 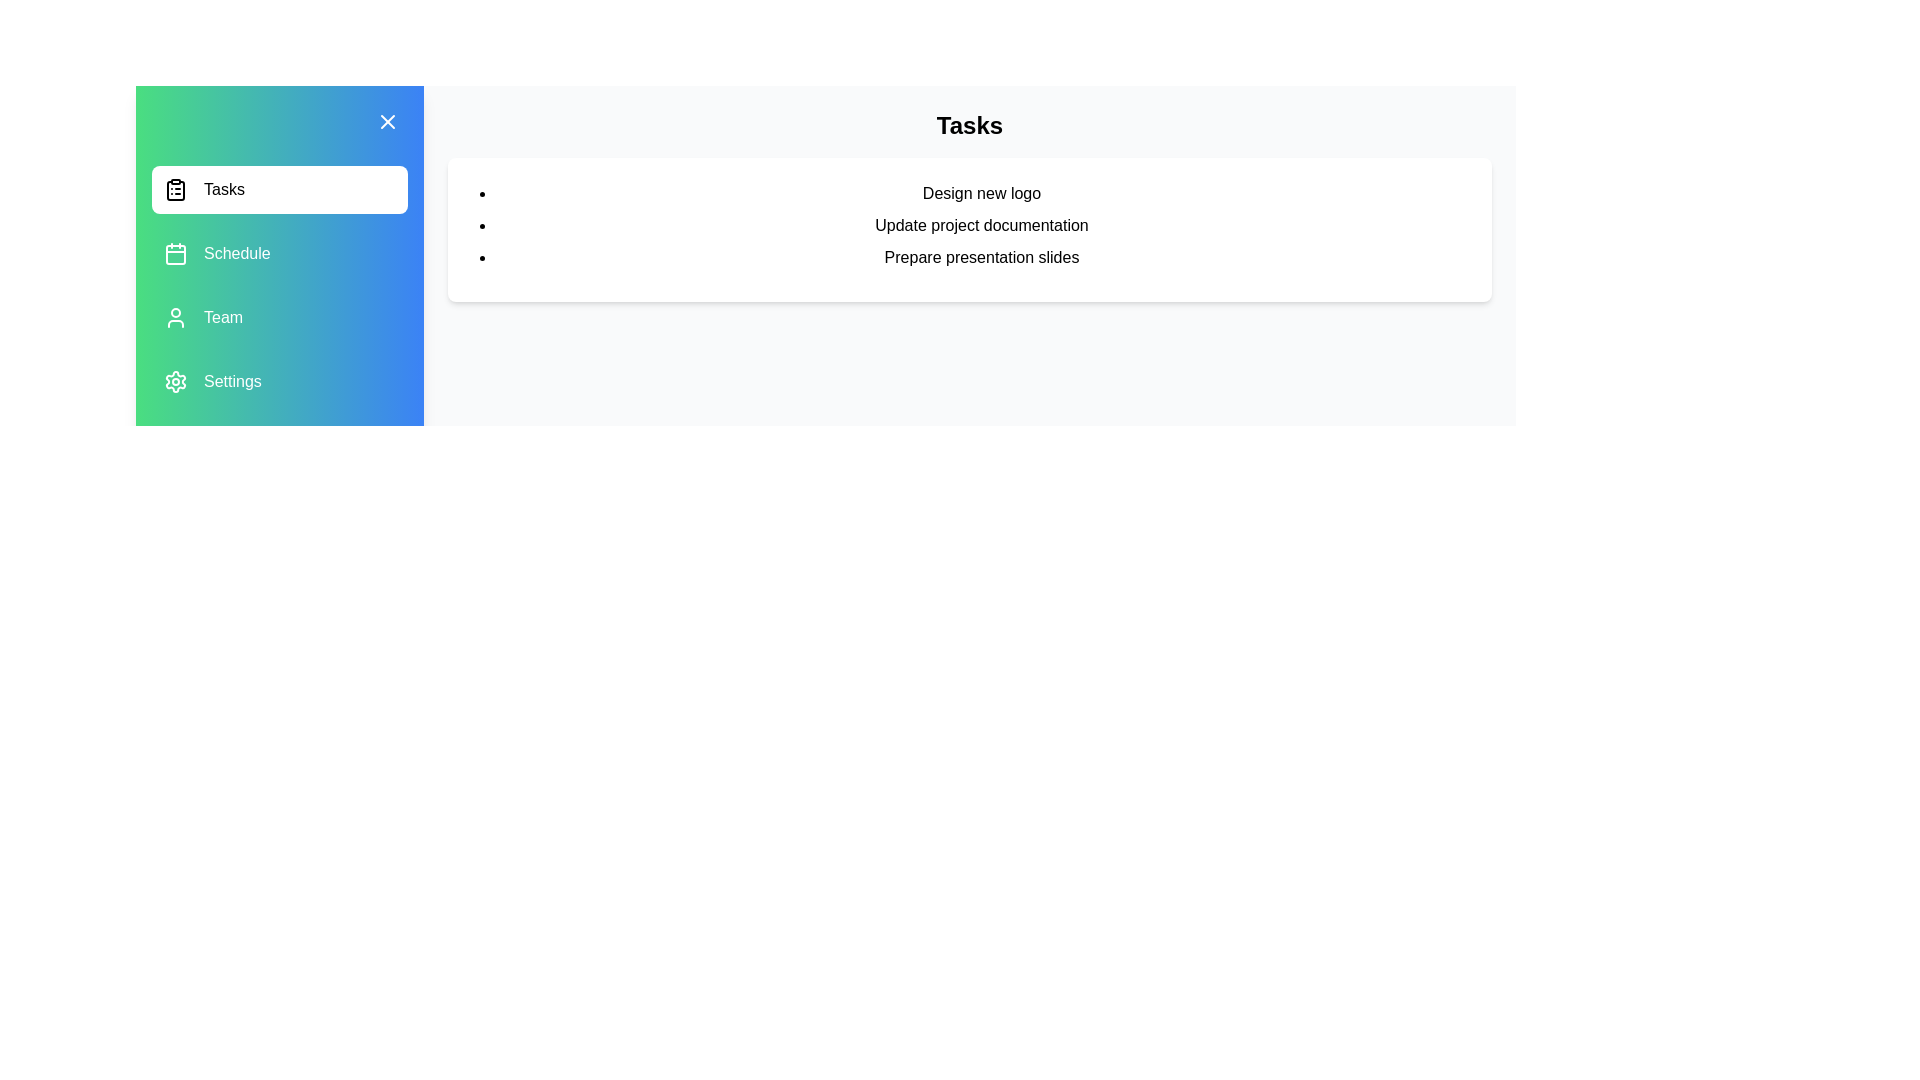 What do you see at coordinates (278, 316) in the screenshot?
I see `the menu item Team to observe the hover effect` at bounding box center [278, 316].